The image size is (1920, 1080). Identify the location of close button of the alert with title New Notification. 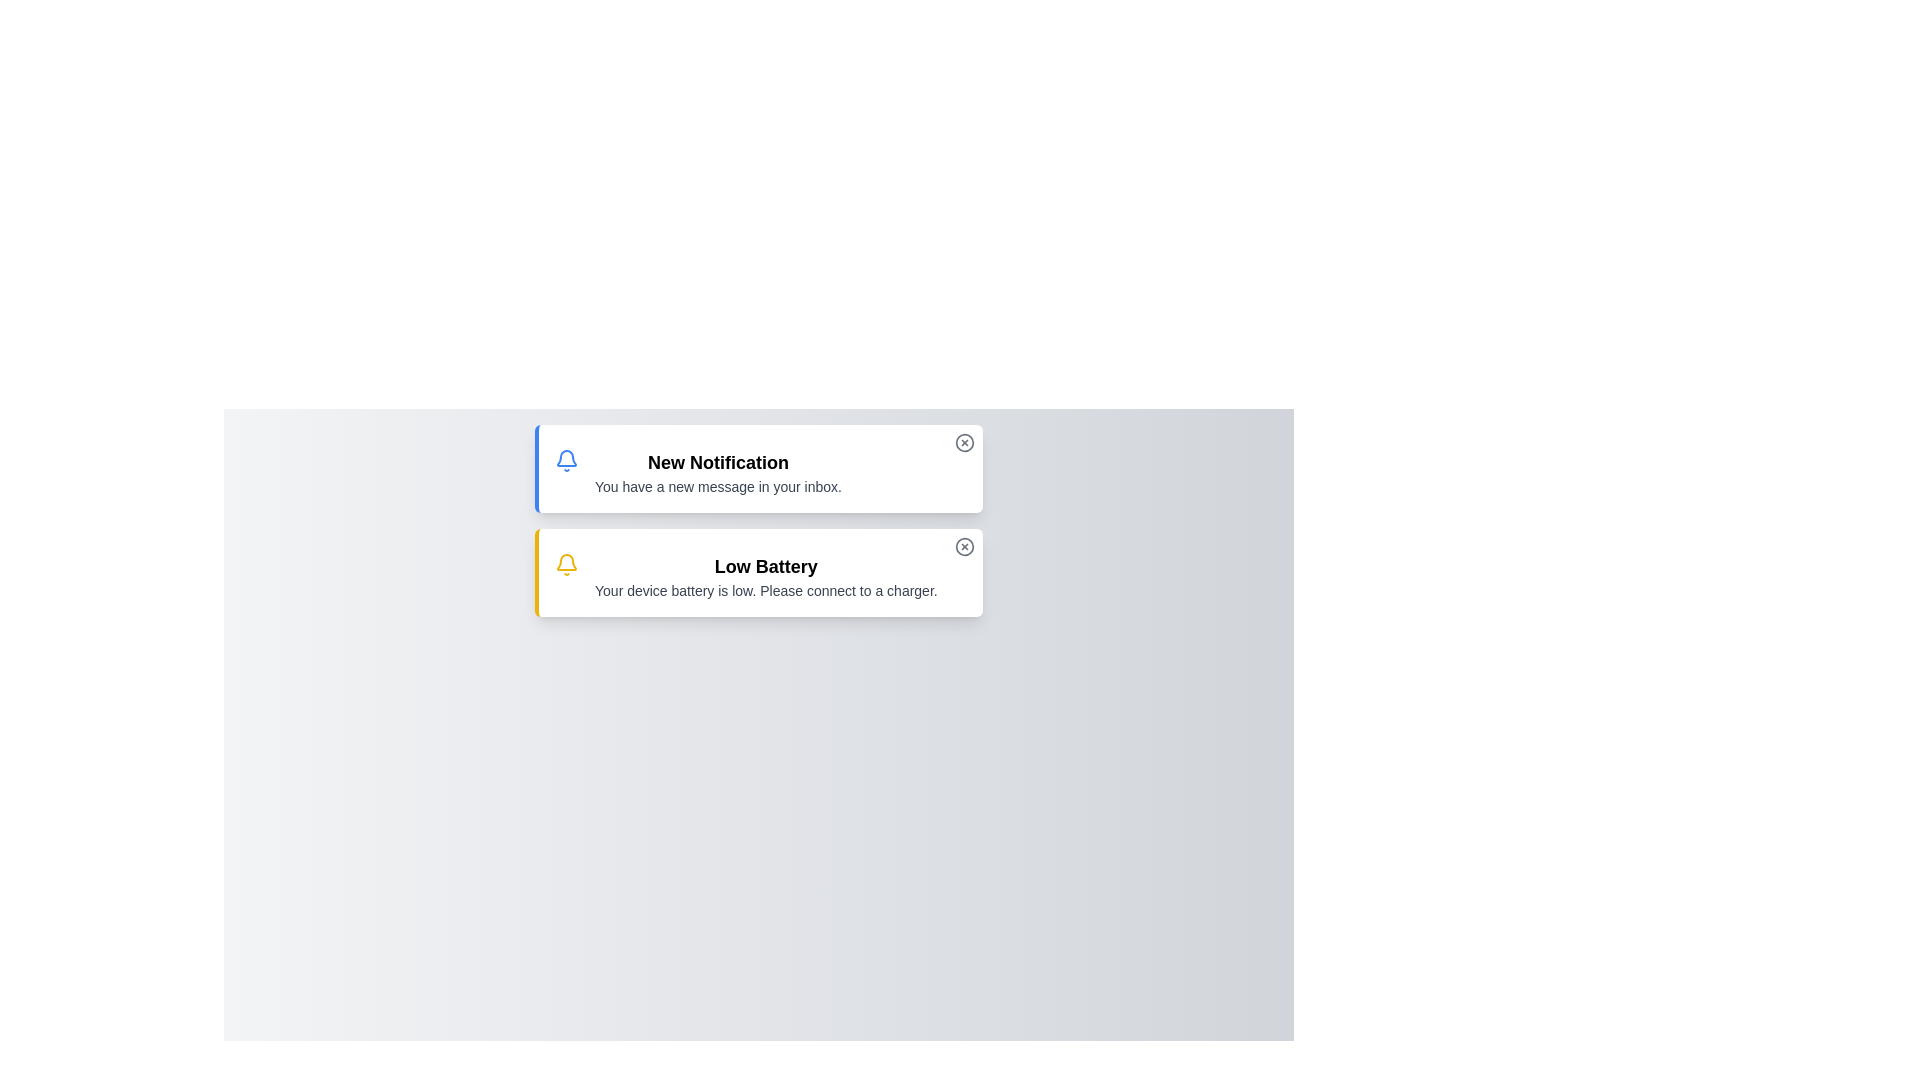
(964, 442).